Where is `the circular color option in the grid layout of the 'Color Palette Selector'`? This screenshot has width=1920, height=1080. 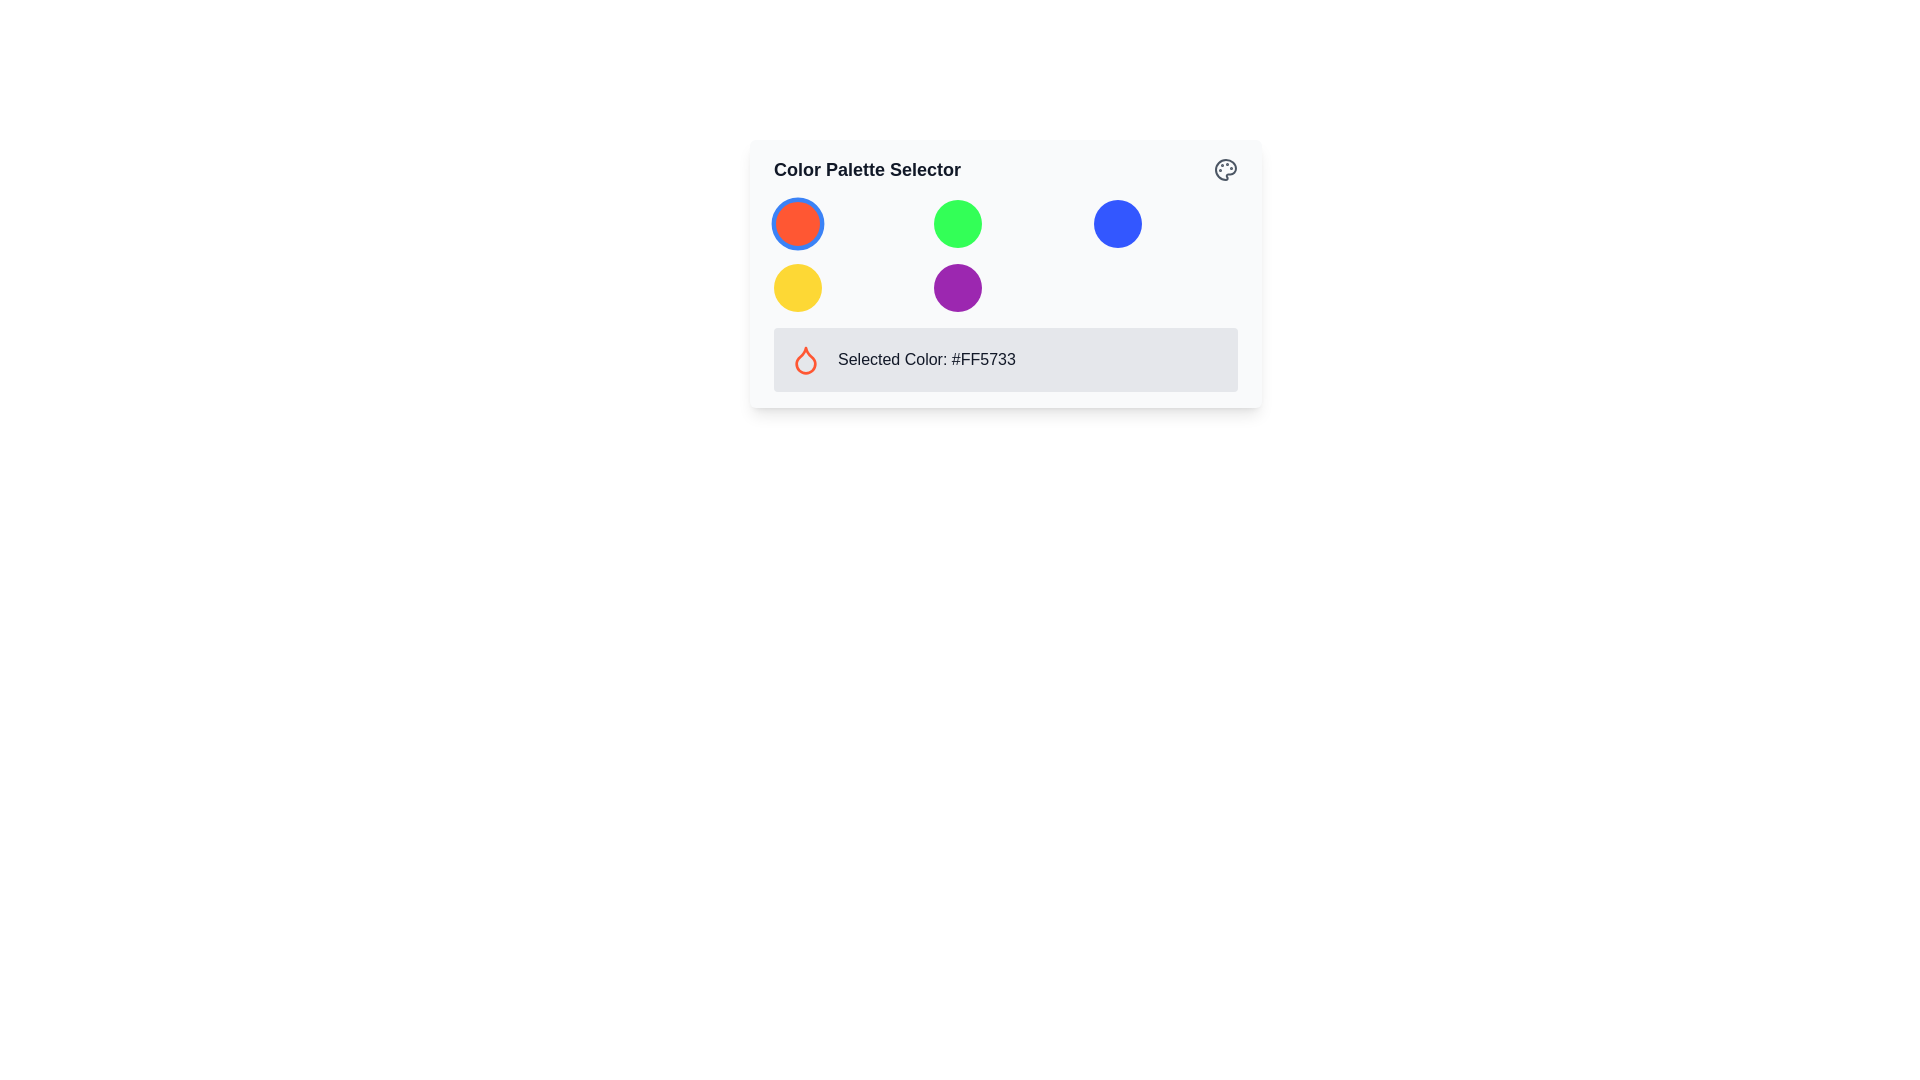
the circular color option in the grid layout of the 'Color Palette Selector' is located at coordinates (1006, 262).